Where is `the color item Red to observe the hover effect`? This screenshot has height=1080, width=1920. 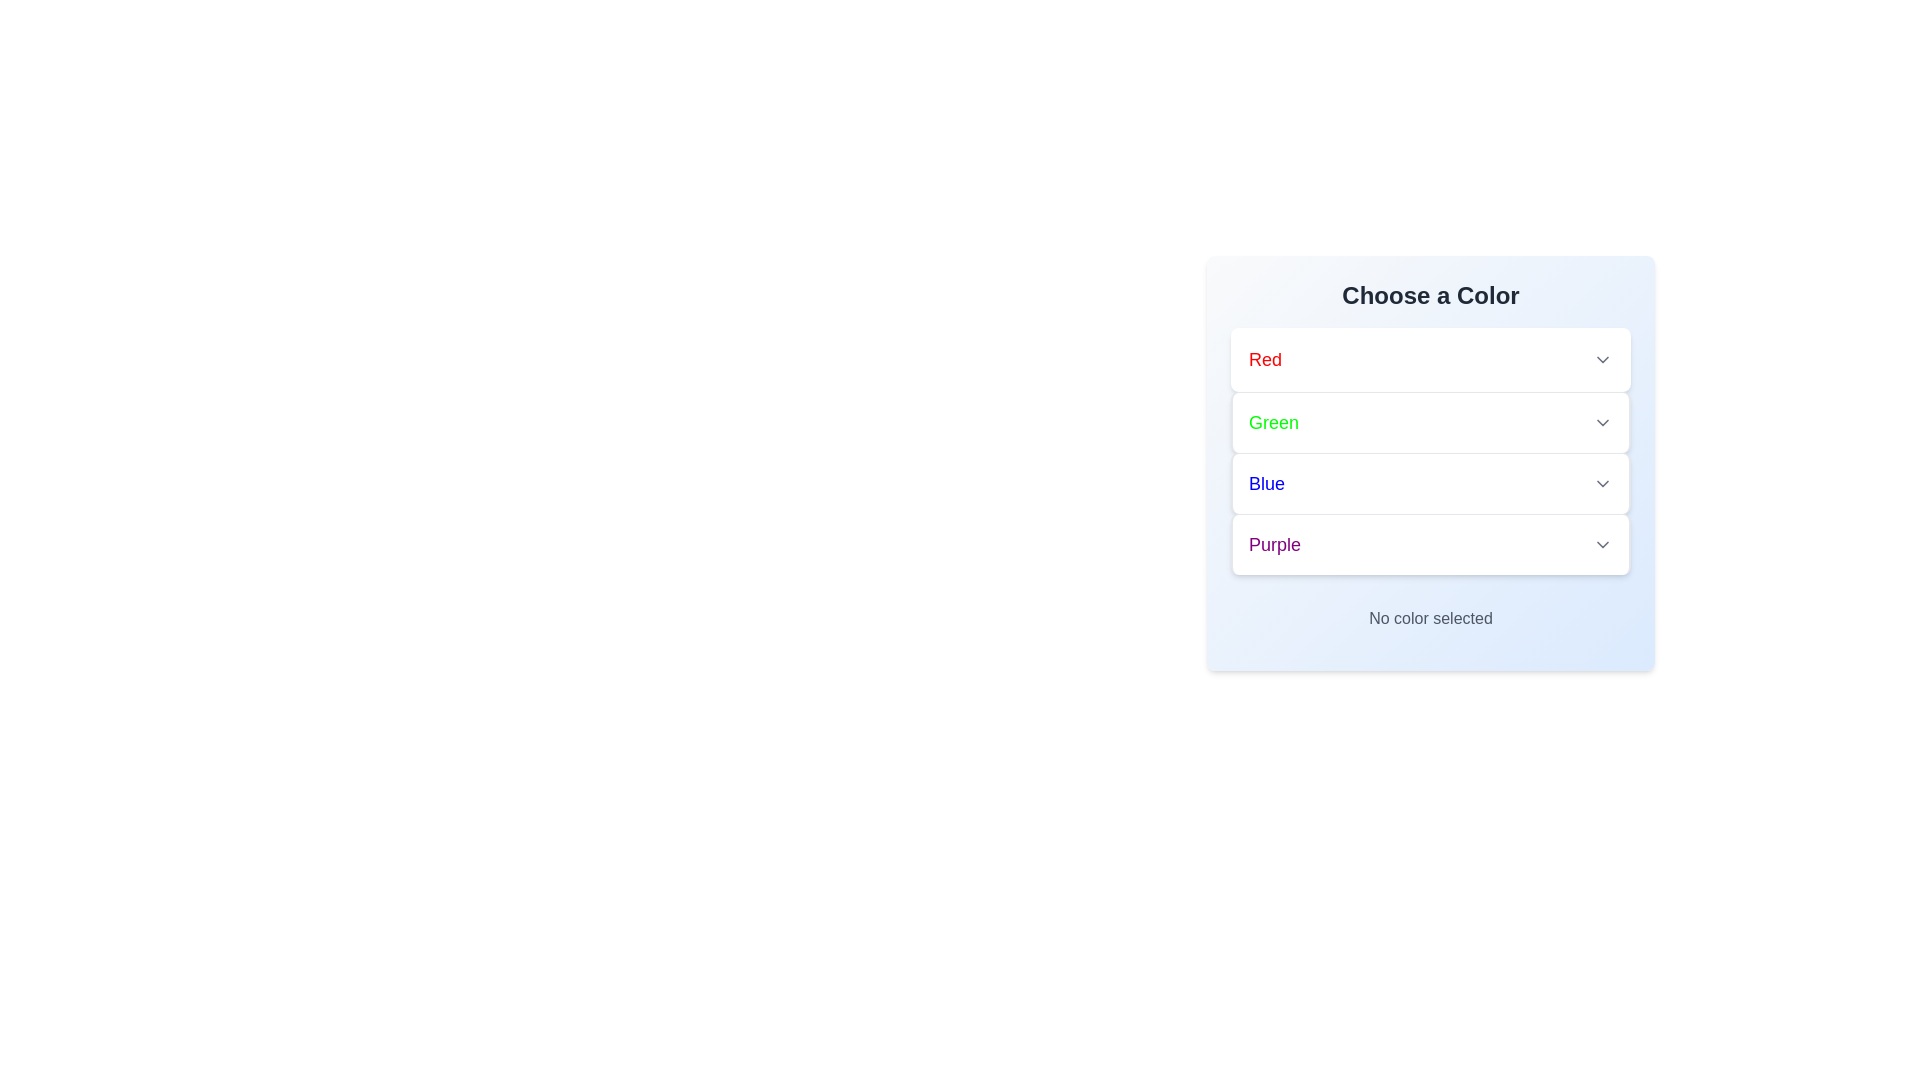
the color item Red to observe the hover effect is located at coordinates (1429, 358).